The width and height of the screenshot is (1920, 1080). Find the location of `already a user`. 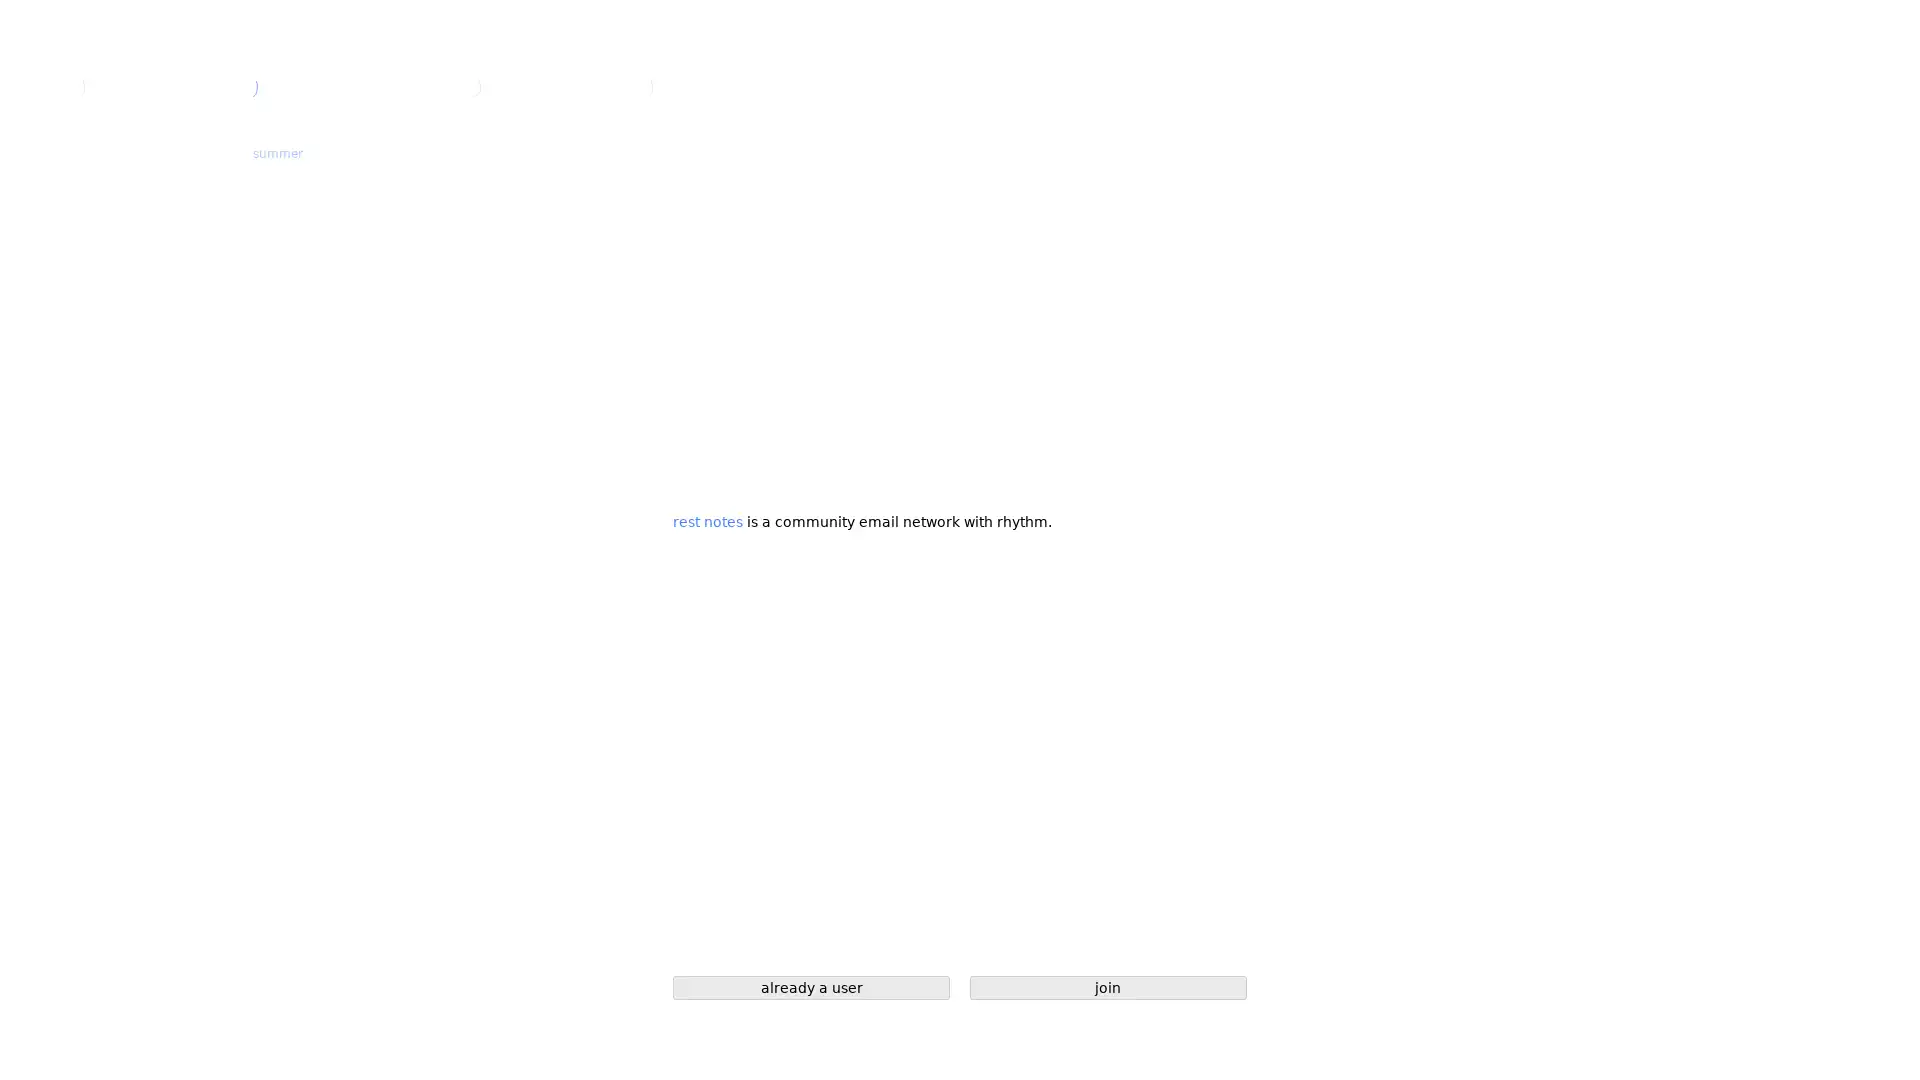

already a user is located at coordinates (811, 986).